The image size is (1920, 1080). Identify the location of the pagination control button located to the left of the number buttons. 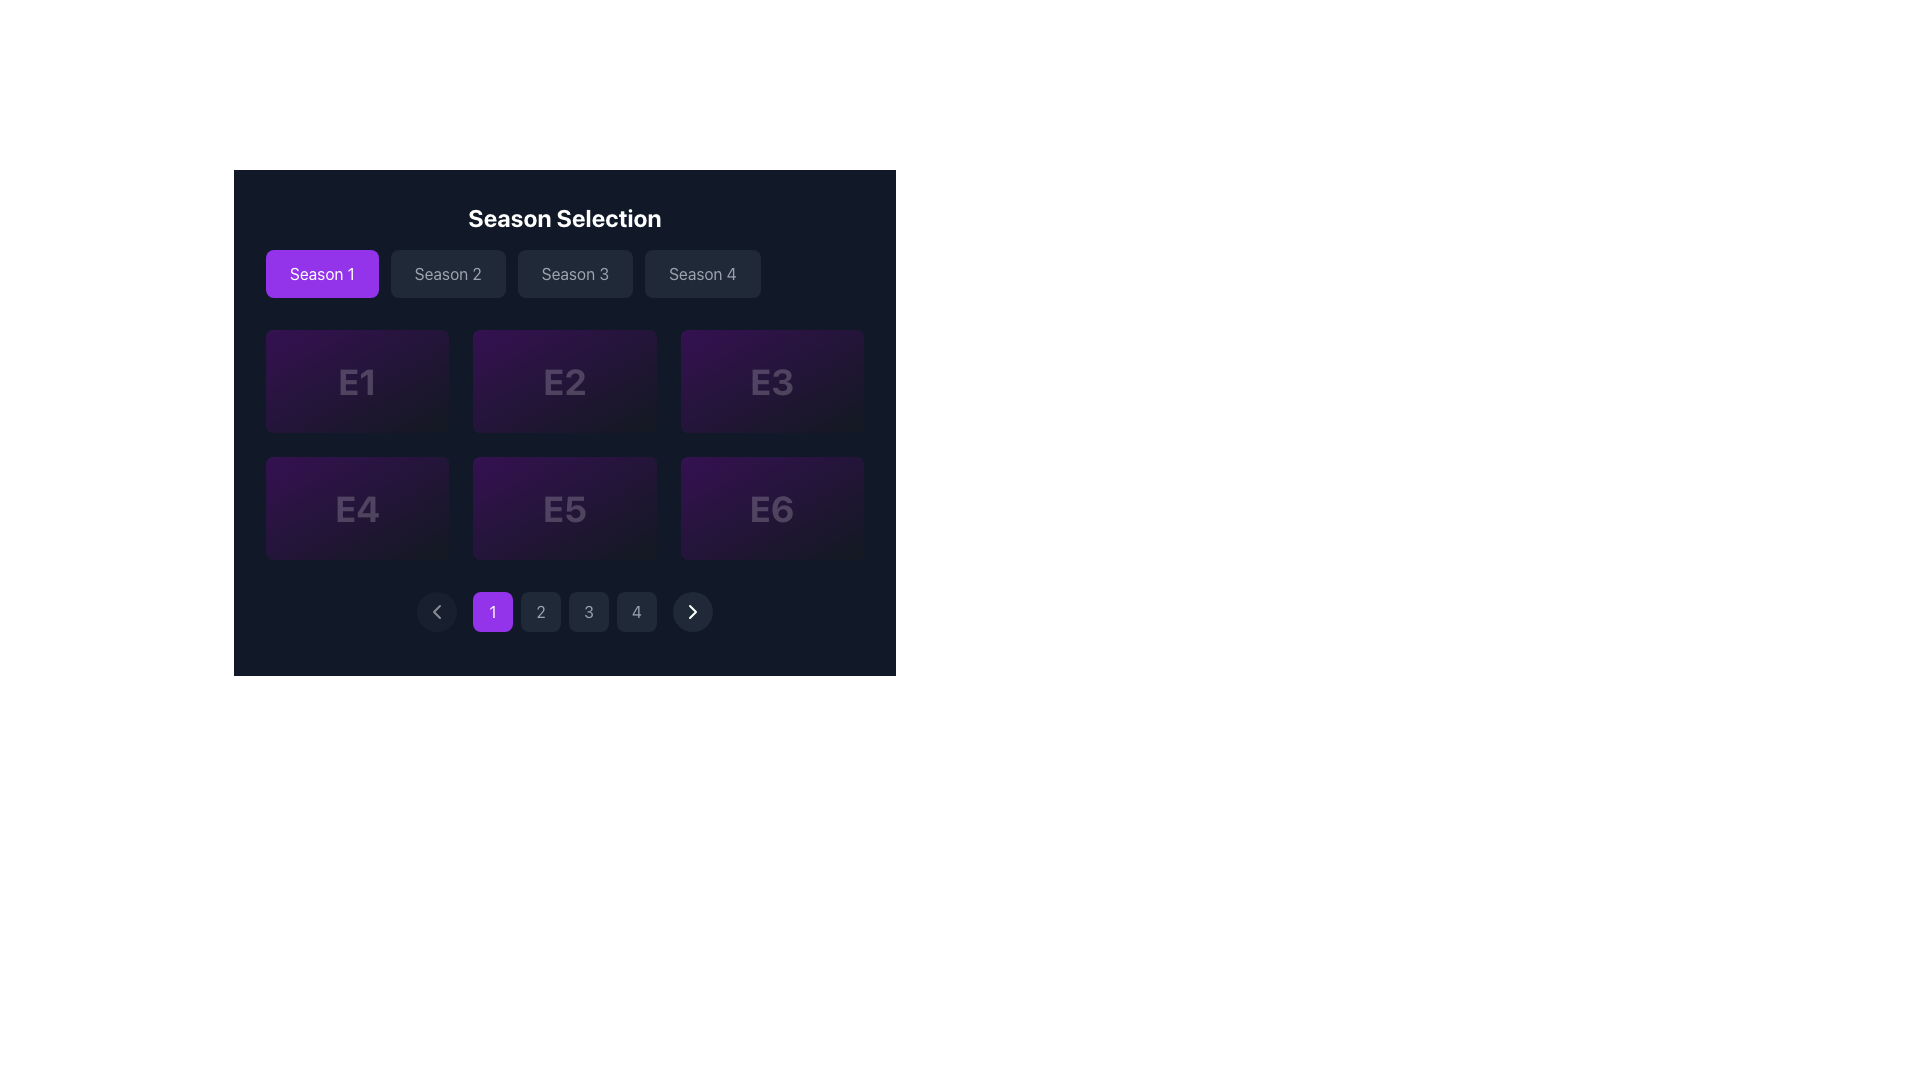
(435, 611).